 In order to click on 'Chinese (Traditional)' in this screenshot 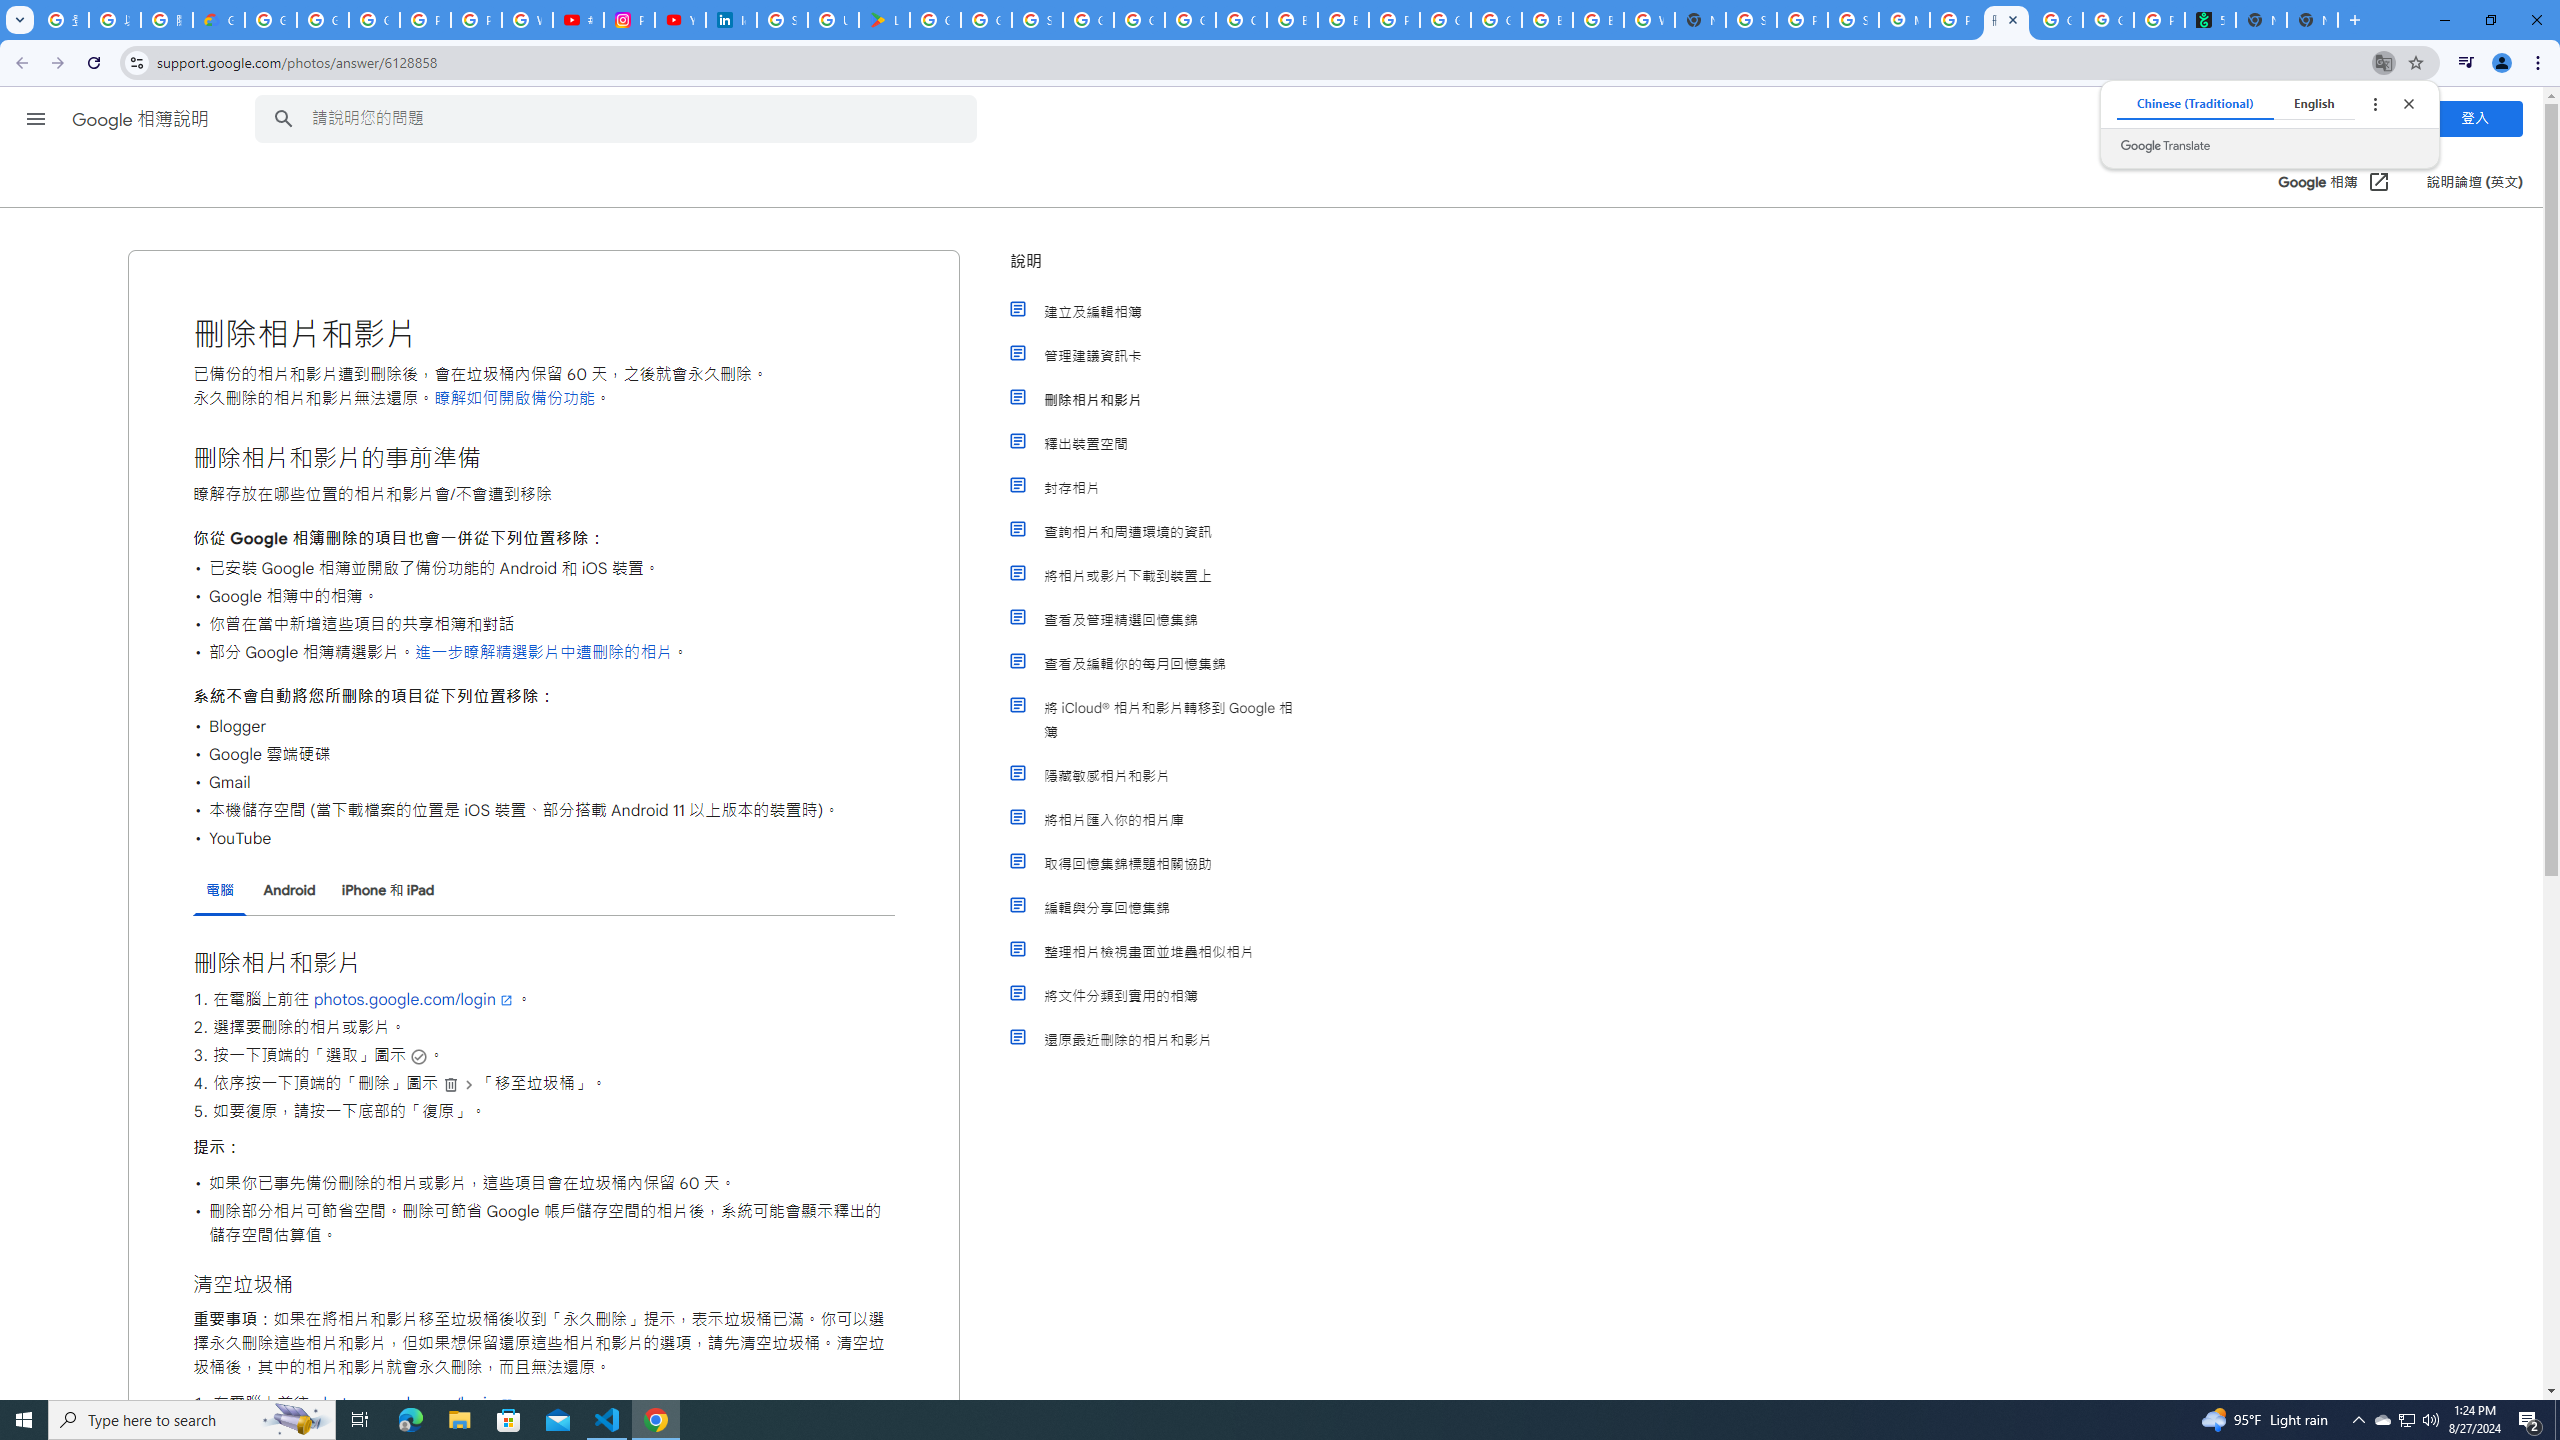, I will do `click(2194, 103)`.